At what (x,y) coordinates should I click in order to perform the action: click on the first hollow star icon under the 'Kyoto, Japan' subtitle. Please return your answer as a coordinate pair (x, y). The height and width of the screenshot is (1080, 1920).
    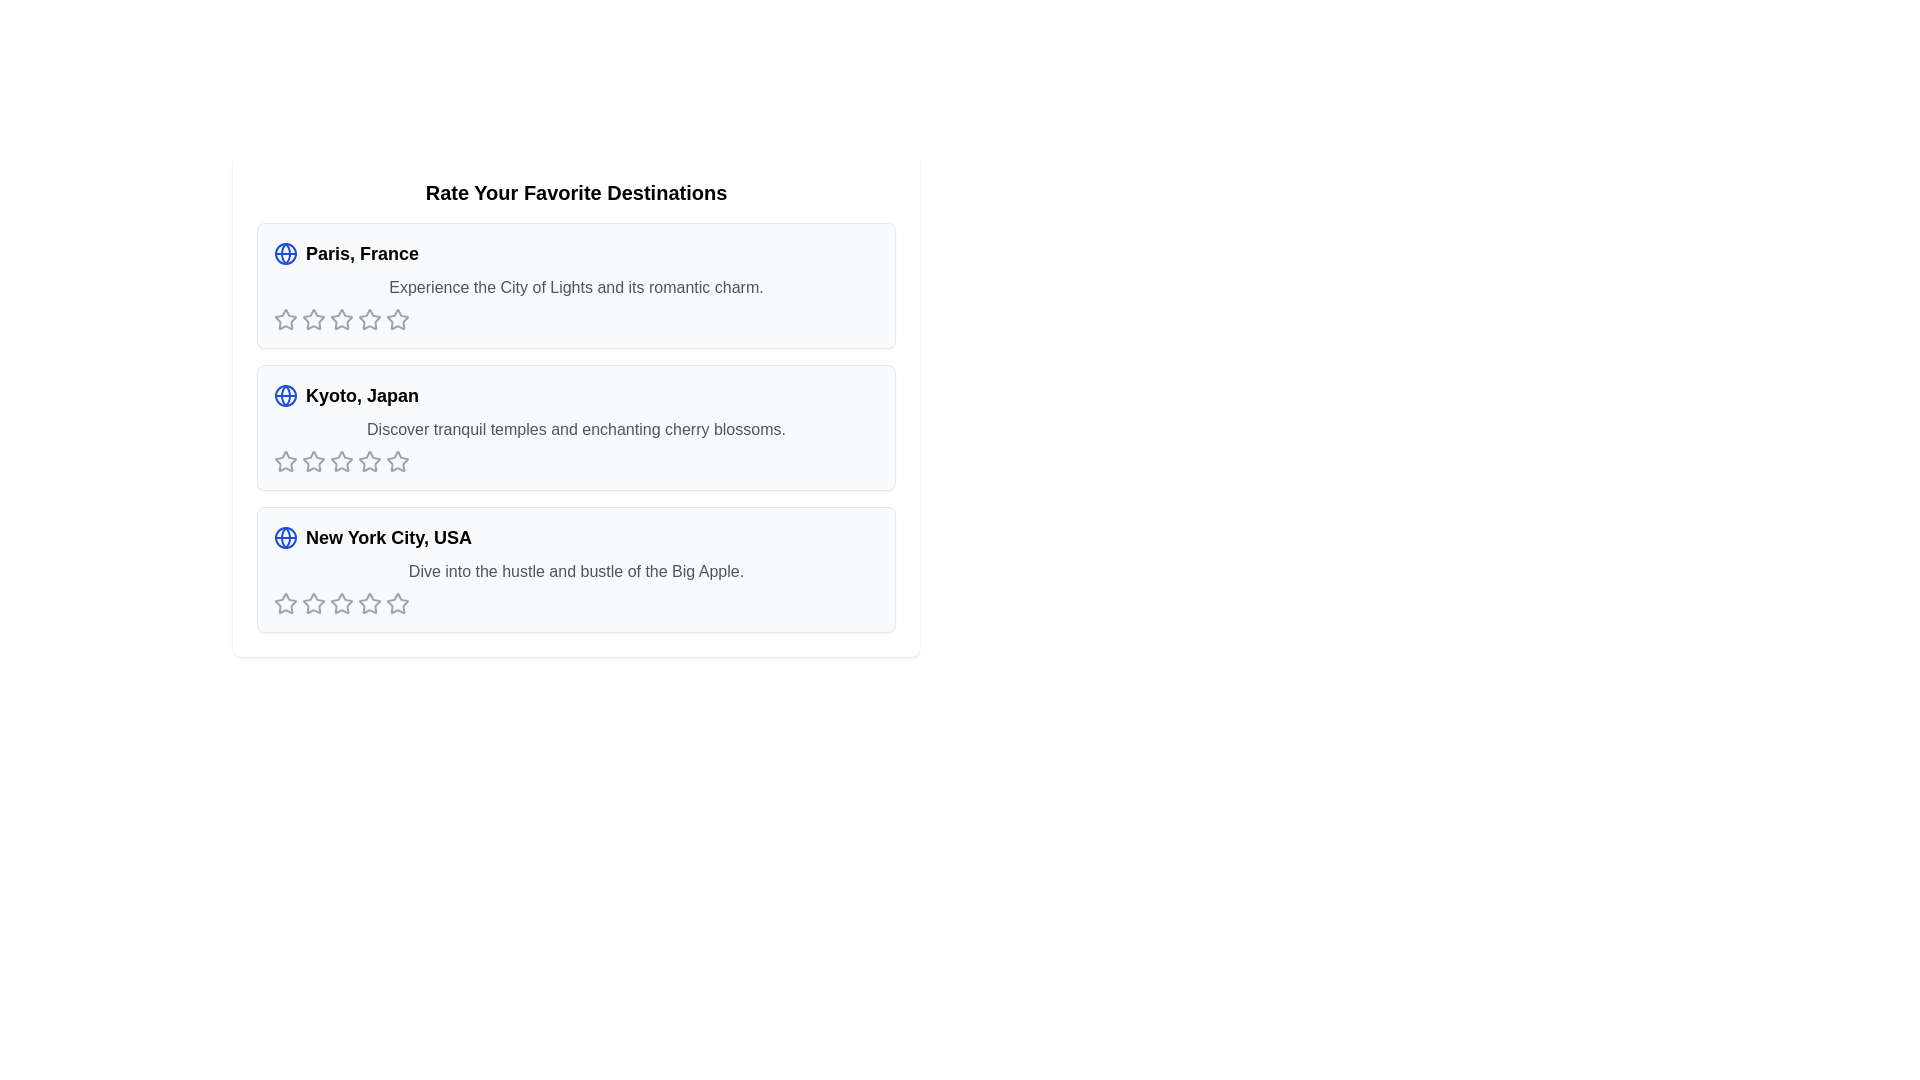
    Looking at the image, I should click on (312, 461).